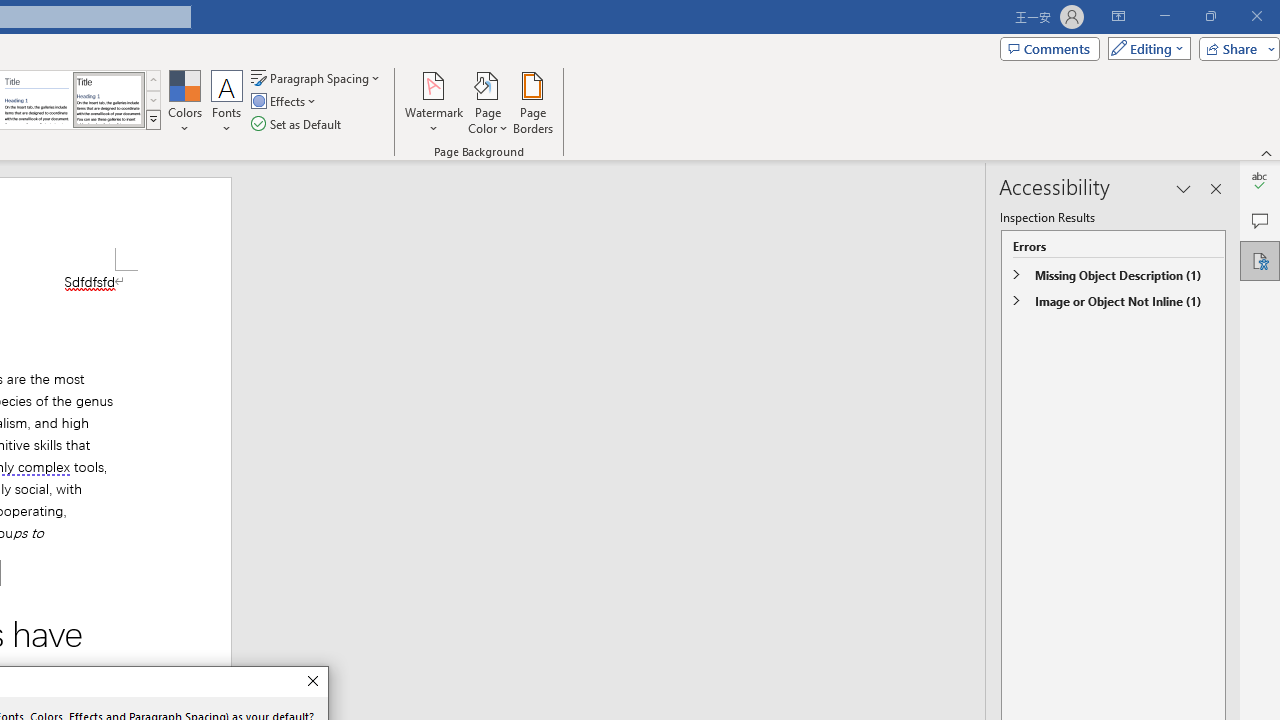  I want to click on 'Colors', so click(184, 103).